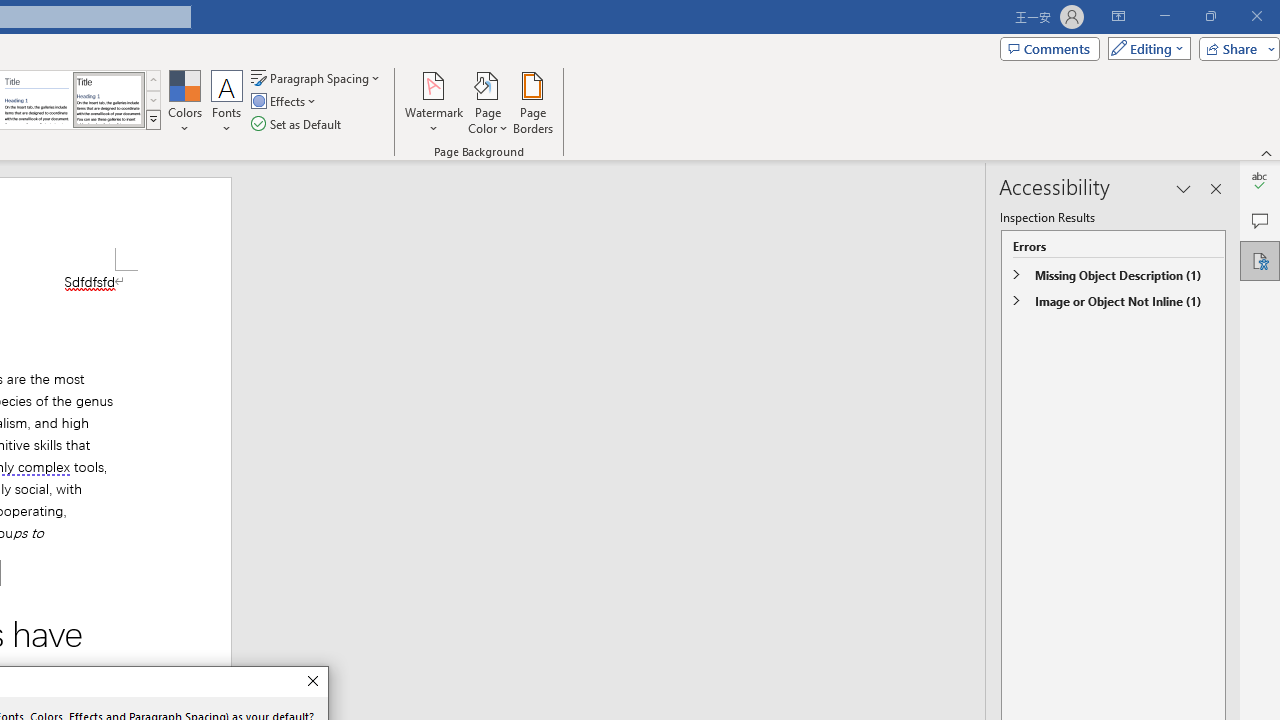  I want to click on 'Colors', so click(184, 103).